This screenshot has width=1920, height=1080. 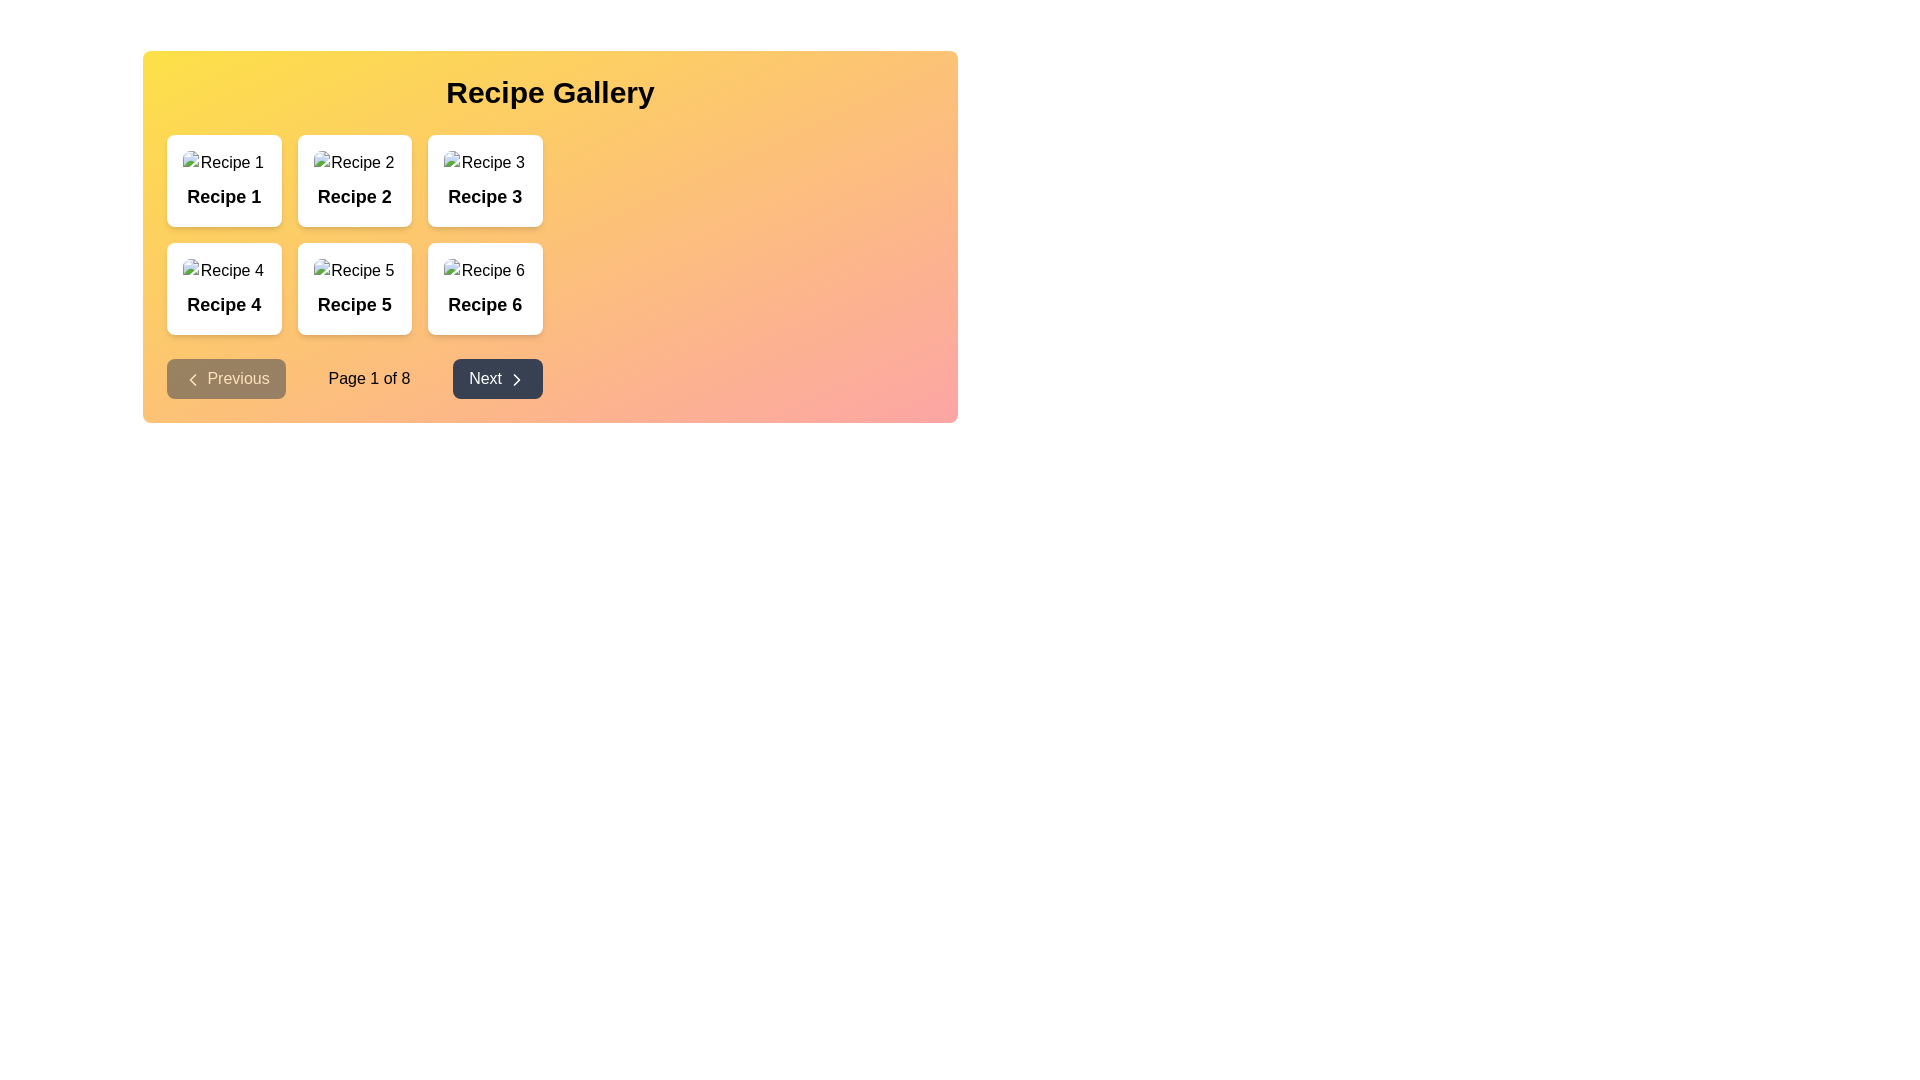 What do you see at coordinates (485, 161) in the screenshot?
I see `the image placeholder representing 'Recipe 3'` at bounding box center [485, 161].